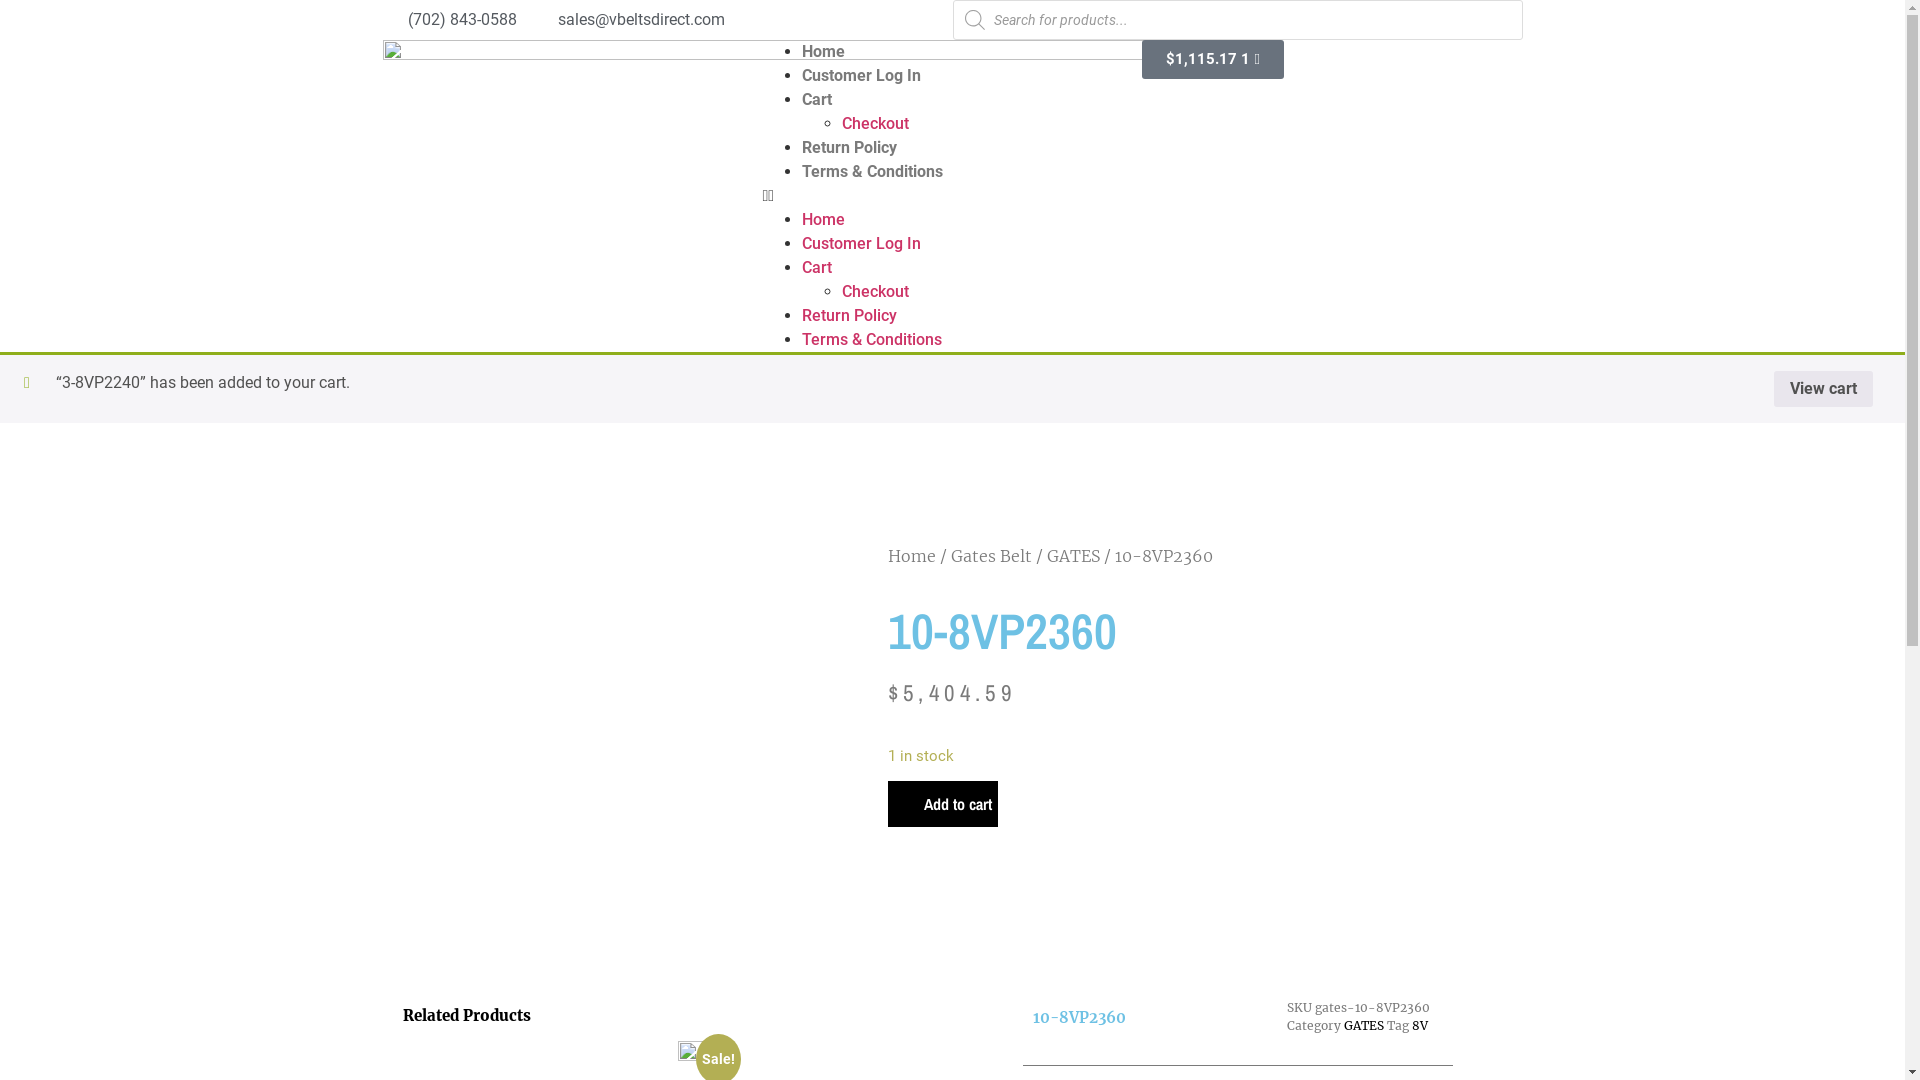 The width and height of the screenshot is (1920, 1080). I want to click on 'Checkout', so click(875, 123).